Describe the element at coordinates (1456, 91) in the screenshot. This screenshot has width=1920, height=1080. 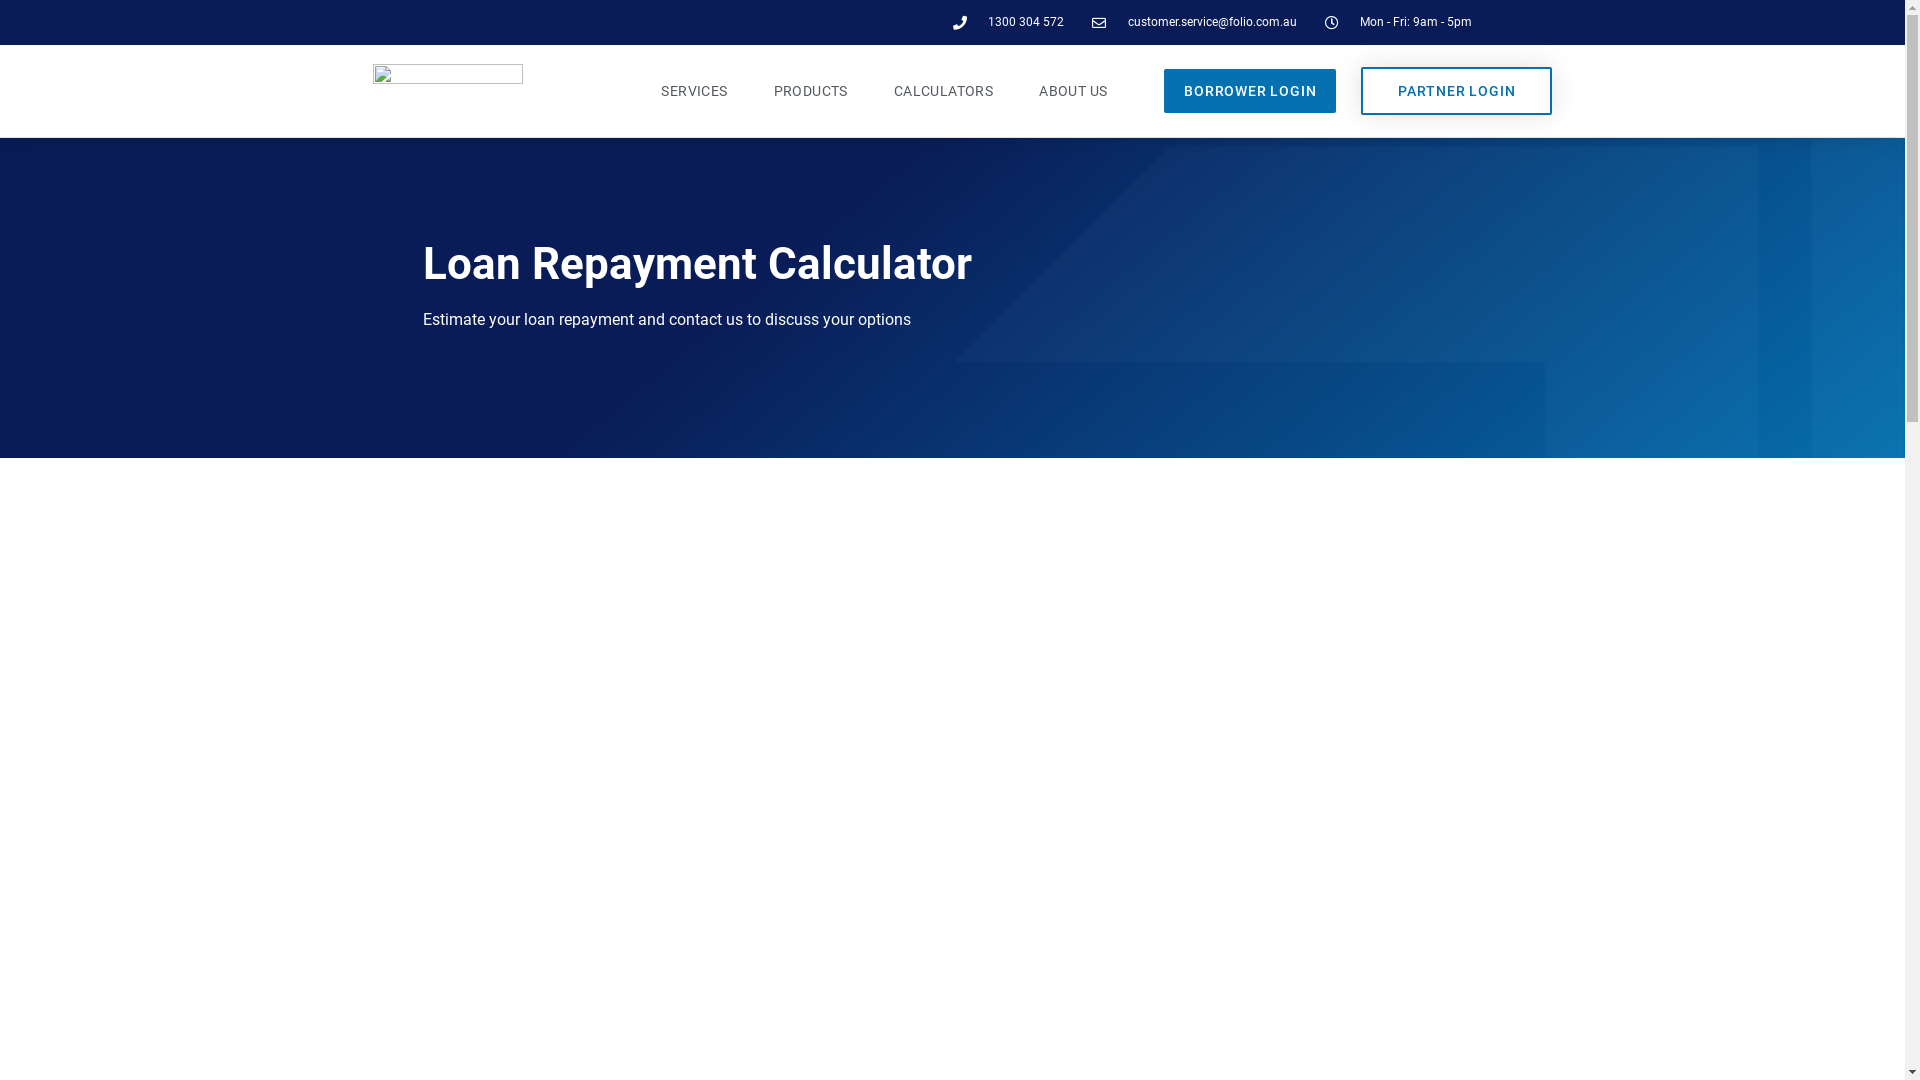
I see `'PARTNER LOGIN'` at that location.